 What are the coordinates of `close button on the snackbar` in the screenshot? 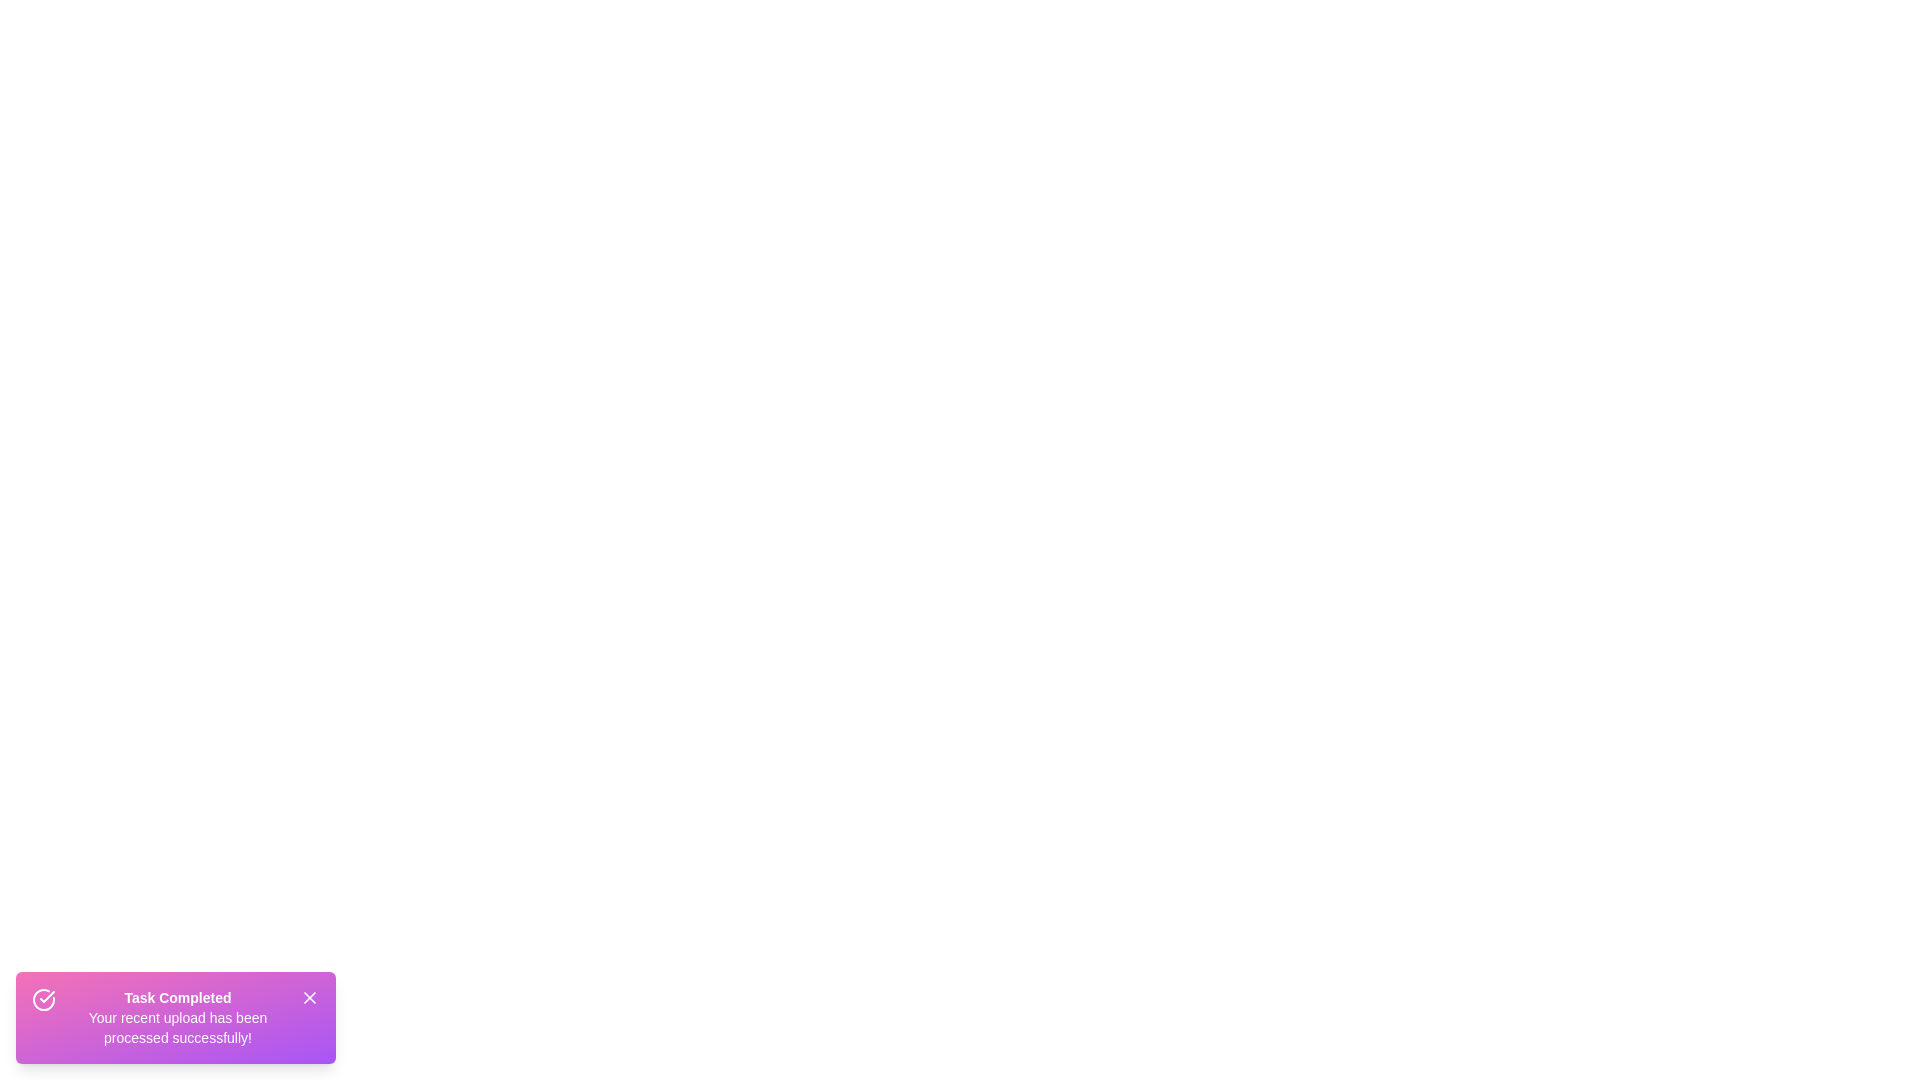 It's located at (309, 998).